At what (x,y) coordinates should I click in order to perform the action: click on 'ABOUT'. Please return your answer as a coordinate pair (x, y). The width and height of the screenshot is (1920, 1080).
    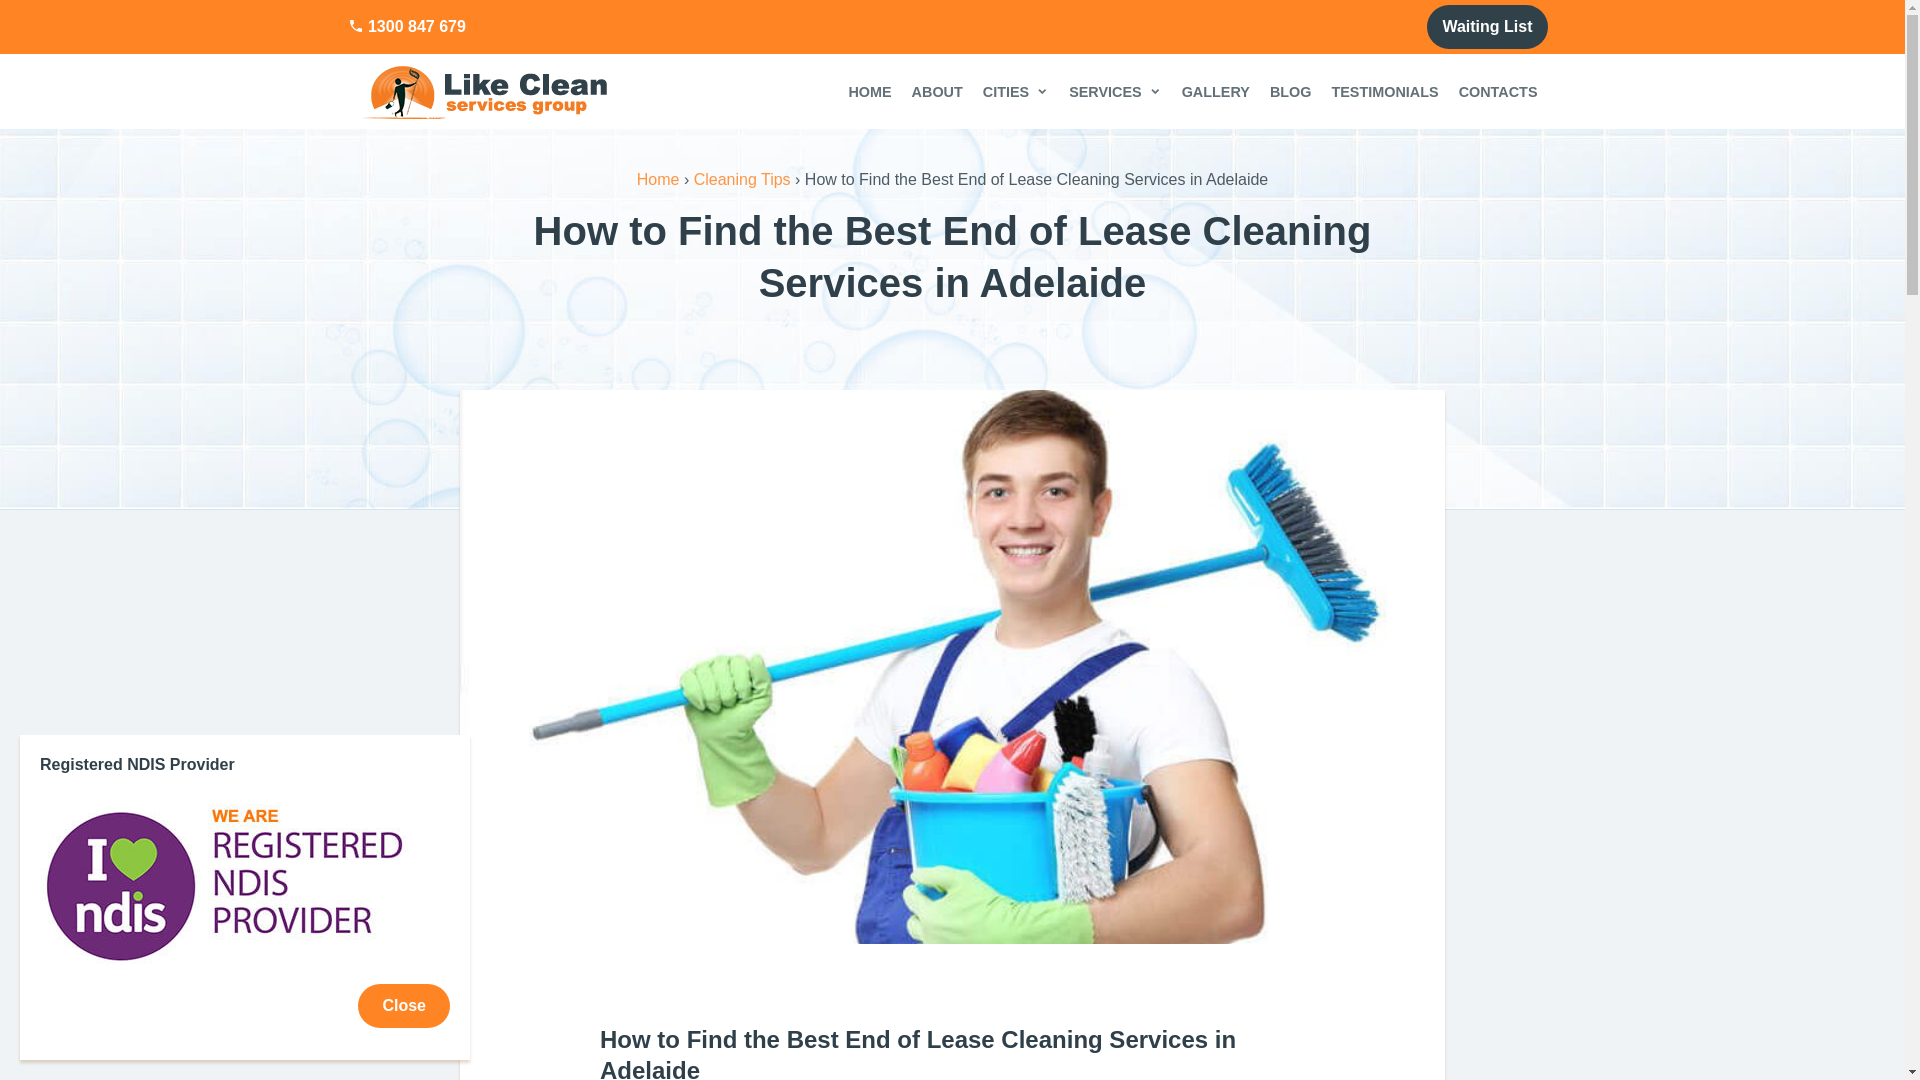
    Looking at the image, I should click on (901, 91).